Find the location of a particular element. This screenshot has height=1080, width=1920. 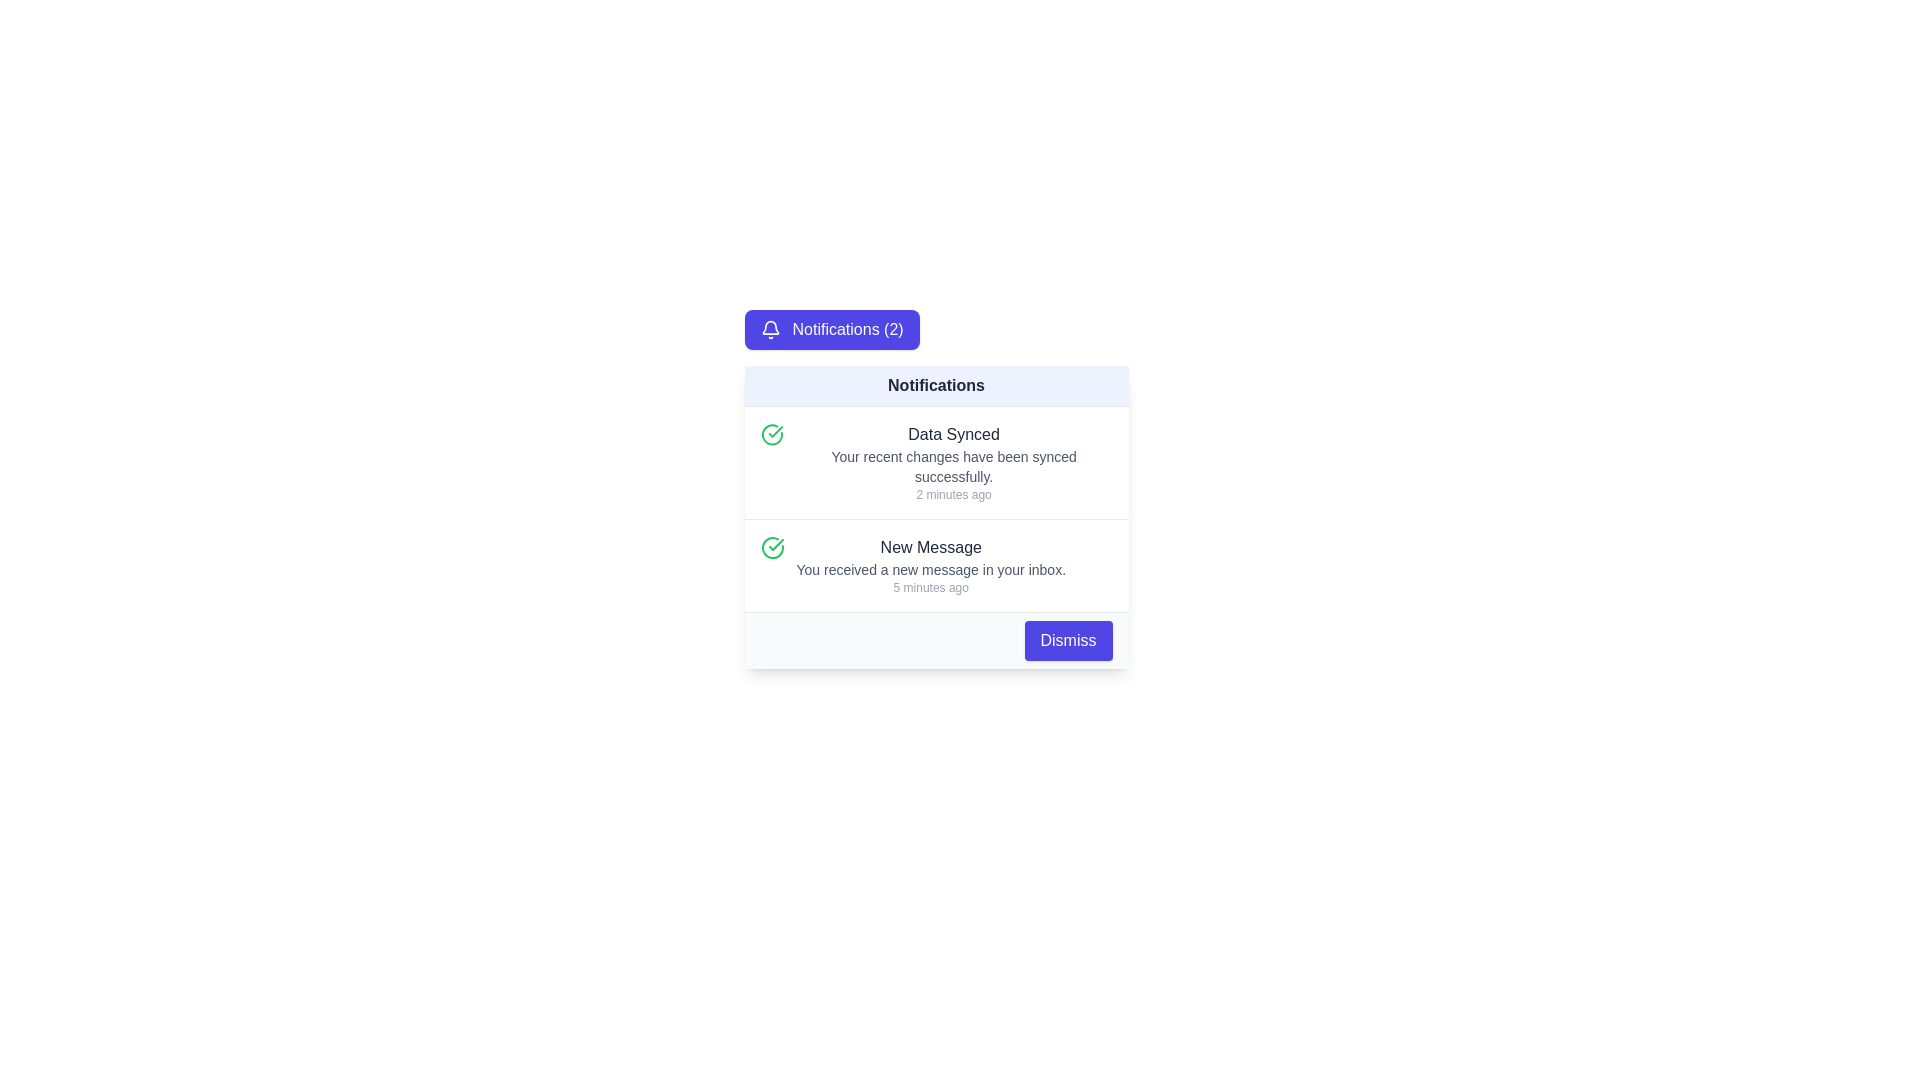

the bell-shaped notification icon located to the left of the 'Notifications (2)' text within the indigo button is located at coordinates (769, 329).